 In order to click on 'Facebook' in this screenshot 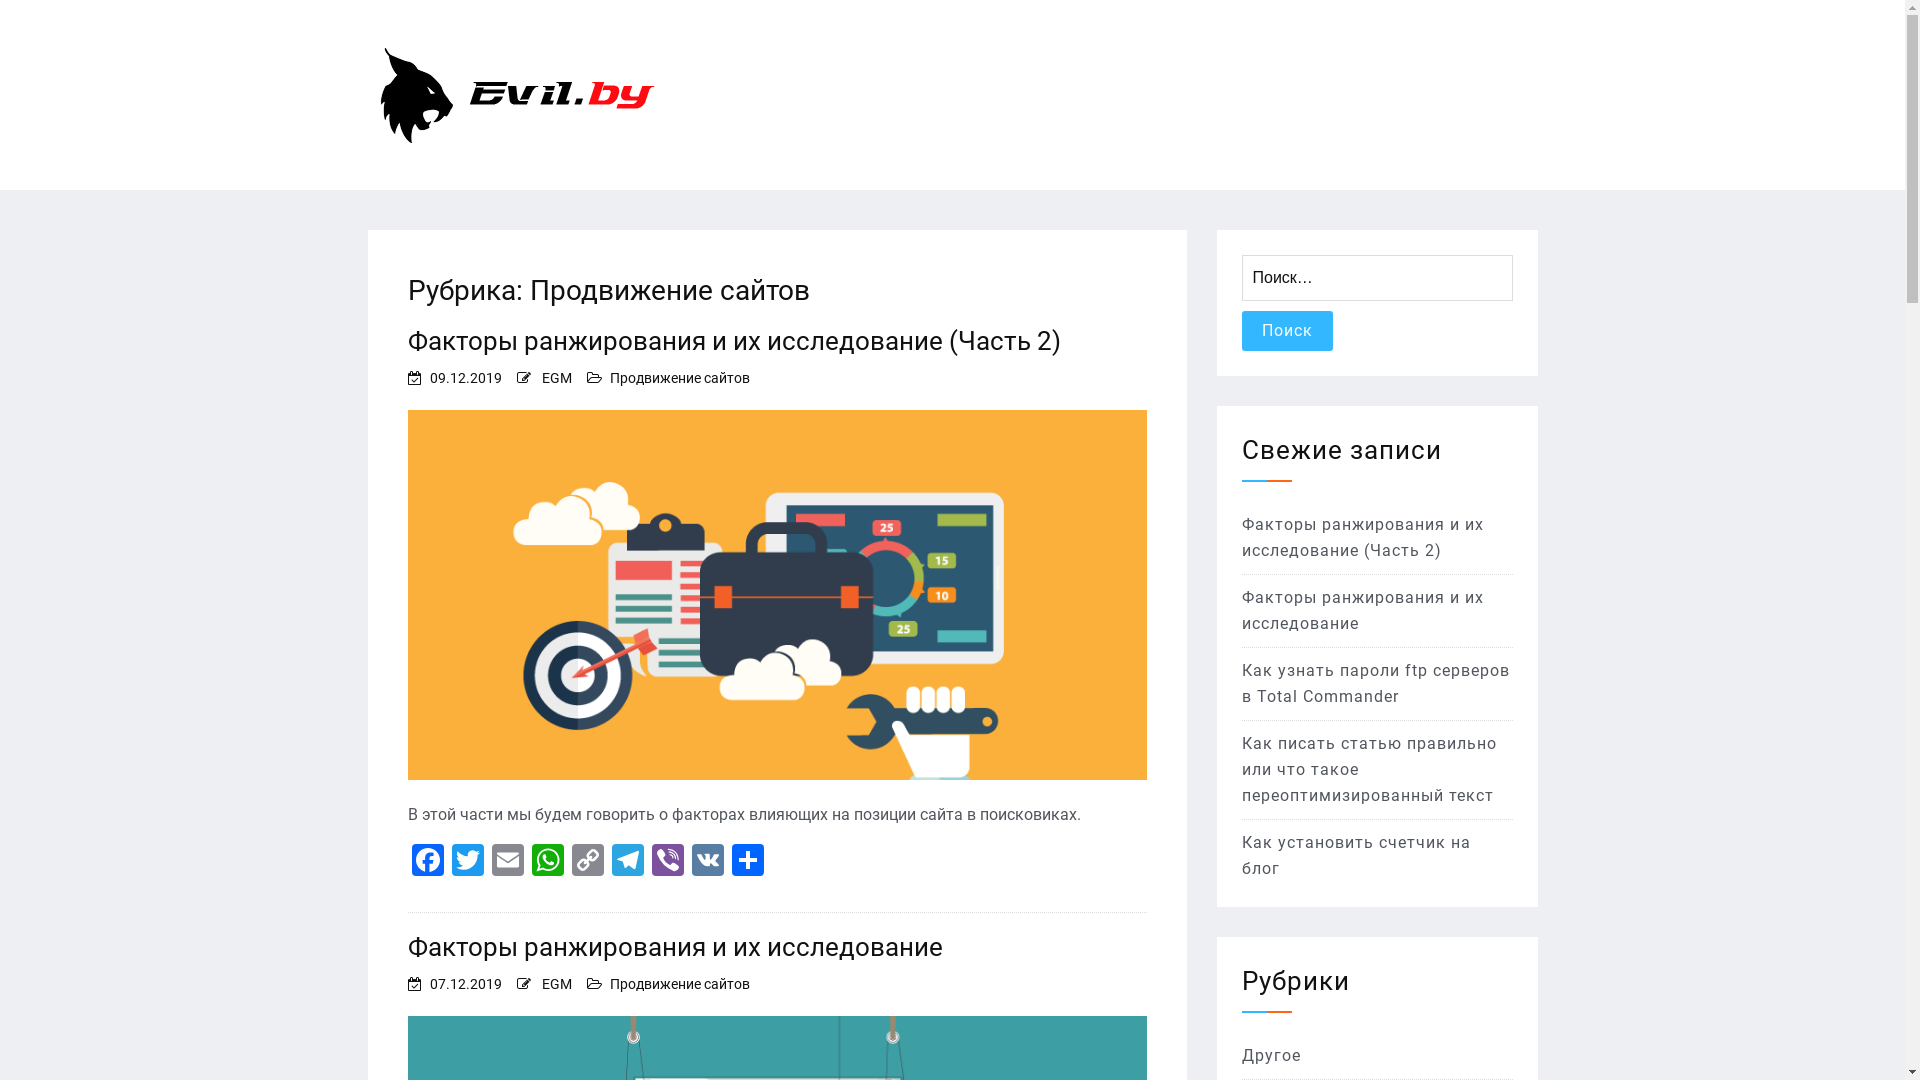, I will do `click(426, 861)`.